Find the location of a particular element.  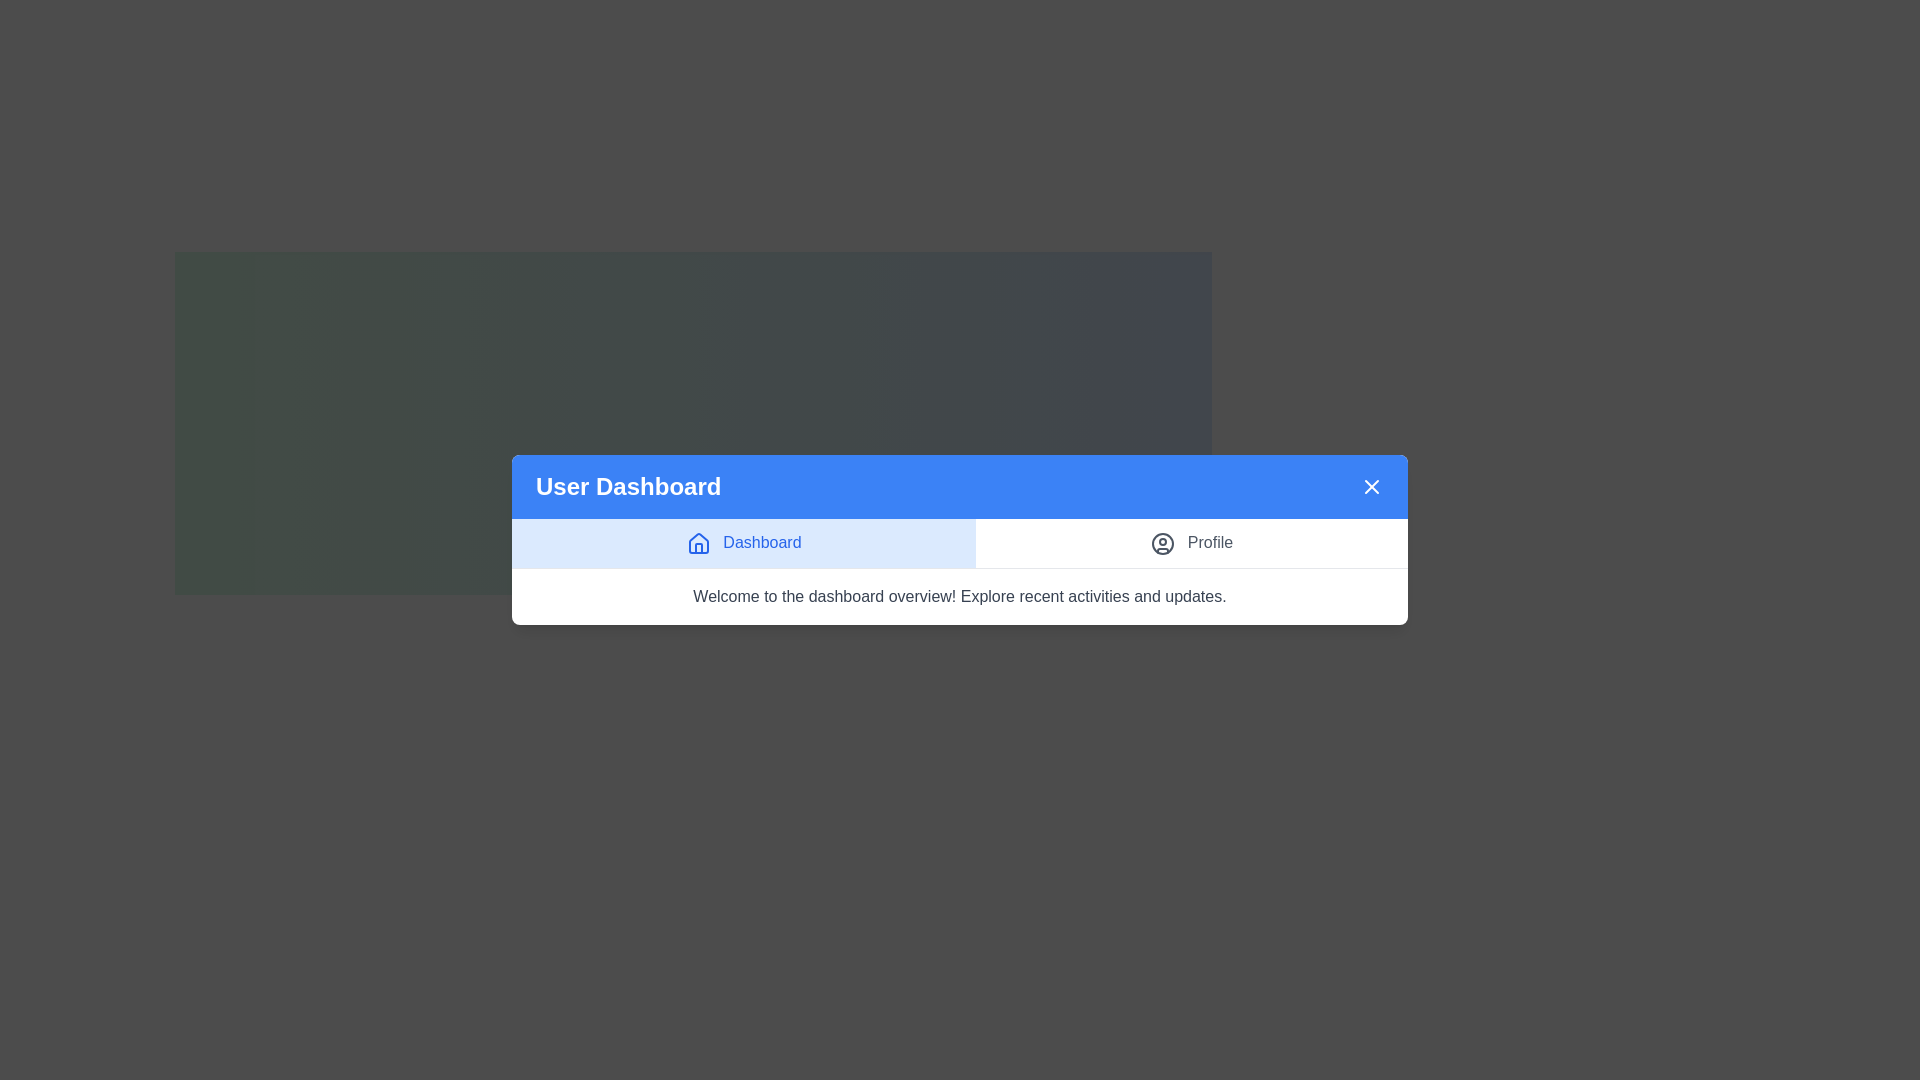

text from the Text Label that displays: "Welcome to the dashboard overview! Explore recent activities and updates." is located at coordinates (960, 595).